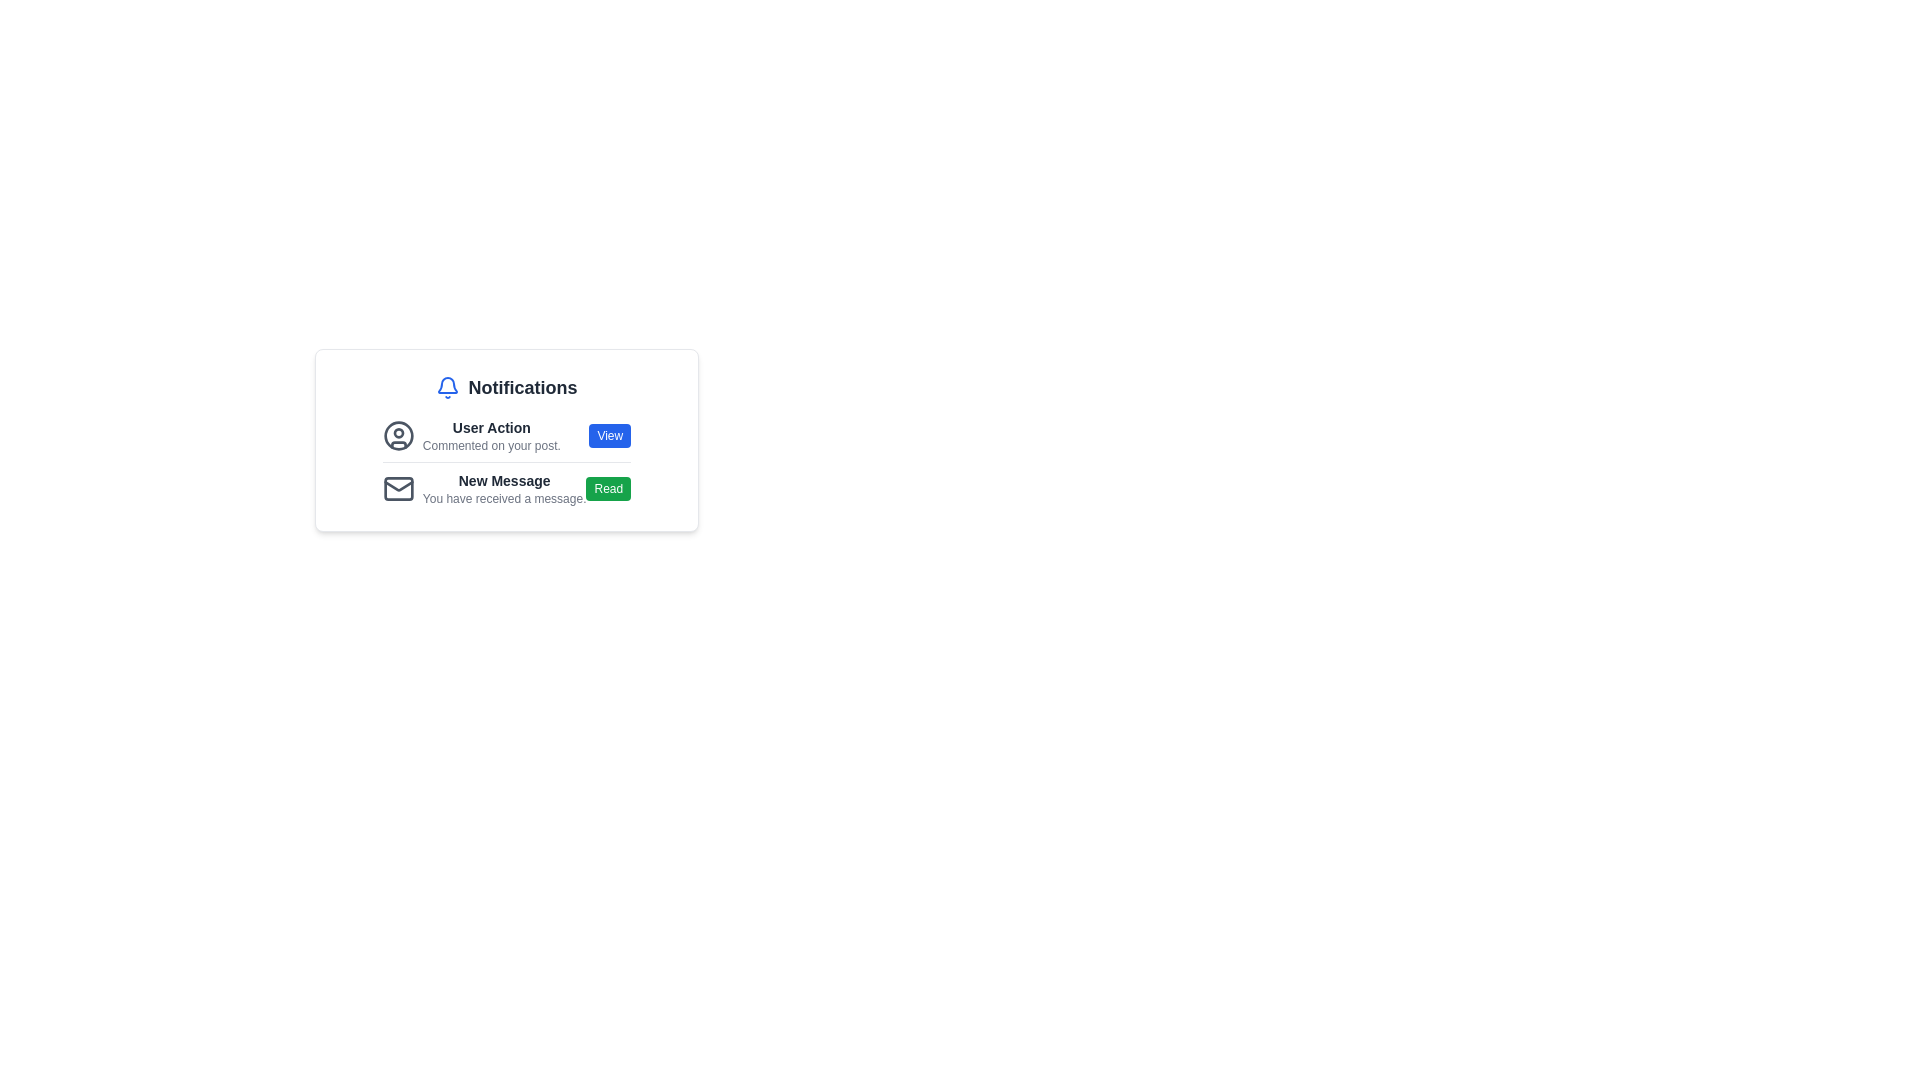 This screenshot has width=1920, height=1080. What do you see at coordinates (523, 388) in the screenshot?
I see `the 'Notifications' text label, which is styled in bold and dark gray, positioned next to a notification bell icon` at bounding box center [523, 388].